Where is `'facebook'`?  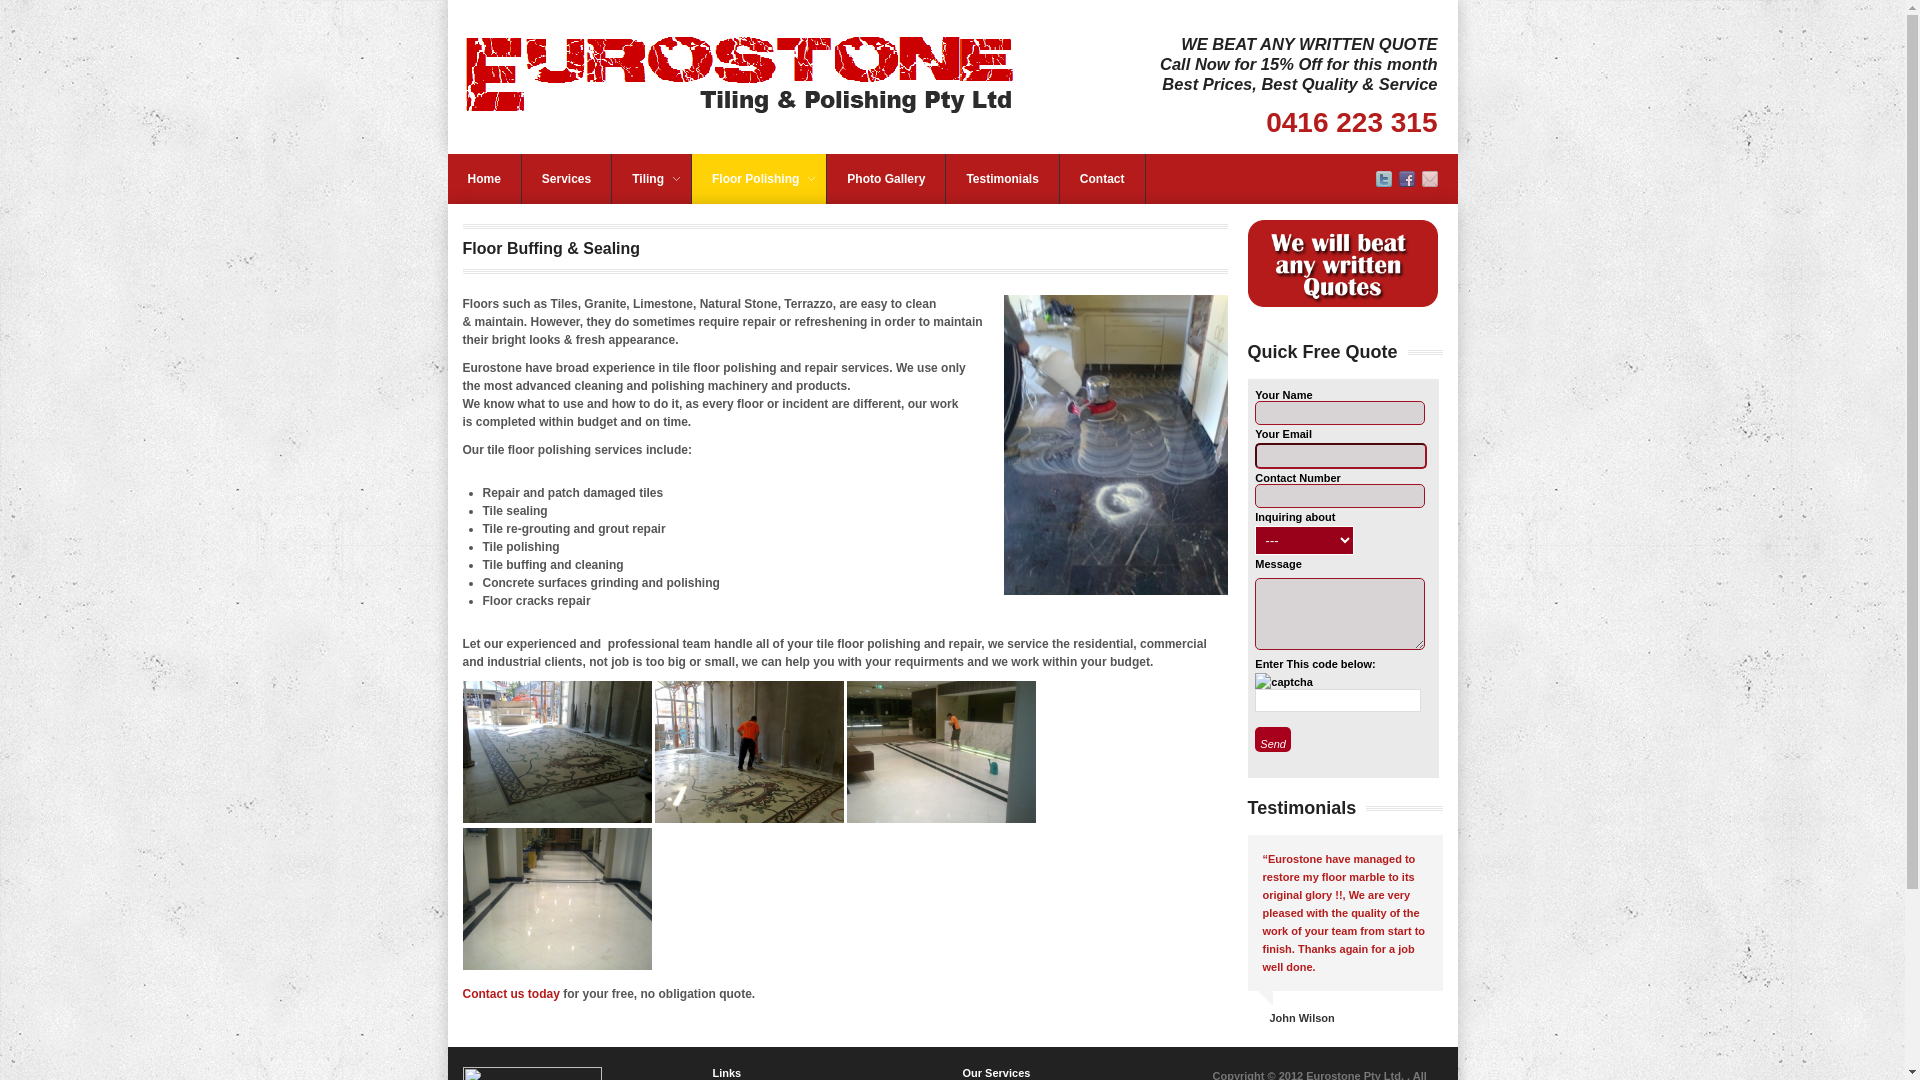 'facebook' is located at coordinates (1405, 182).